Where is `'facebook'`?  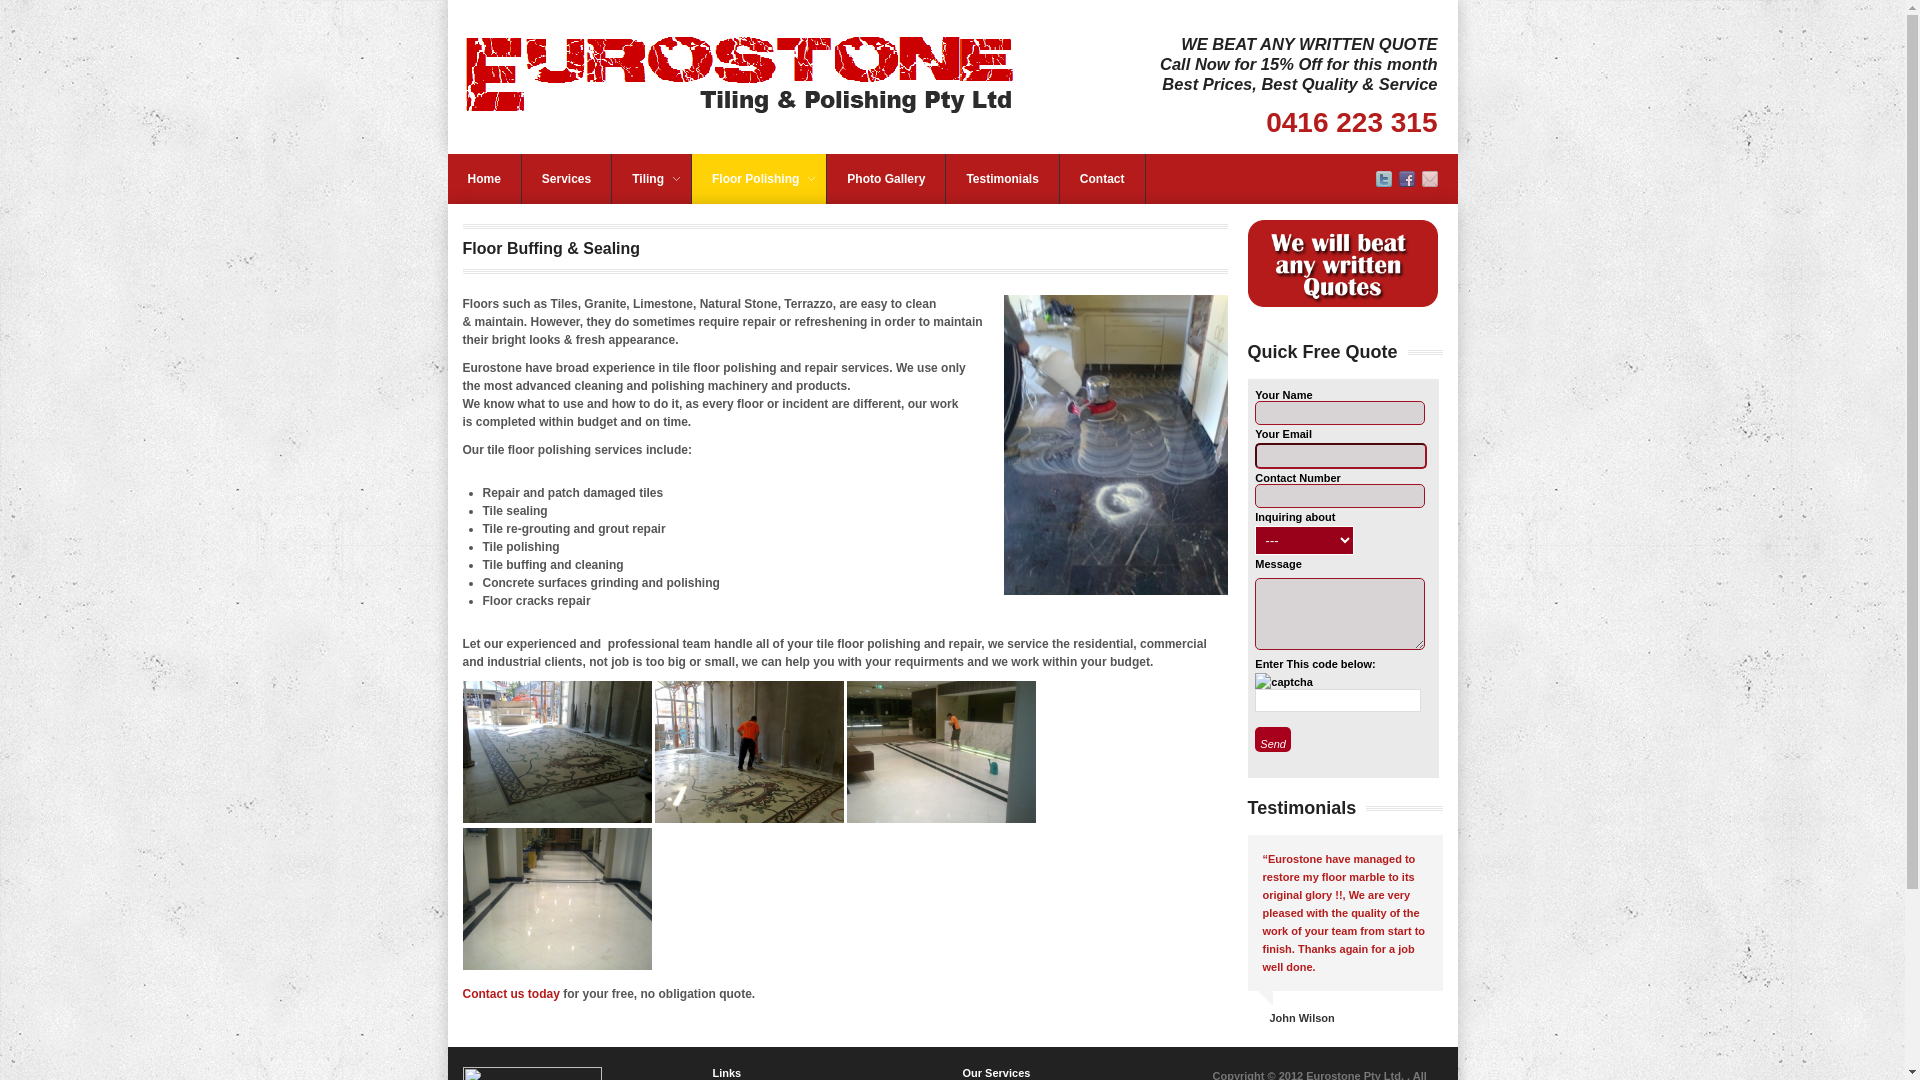 'facebook' is located at coordinates (1405, 182).